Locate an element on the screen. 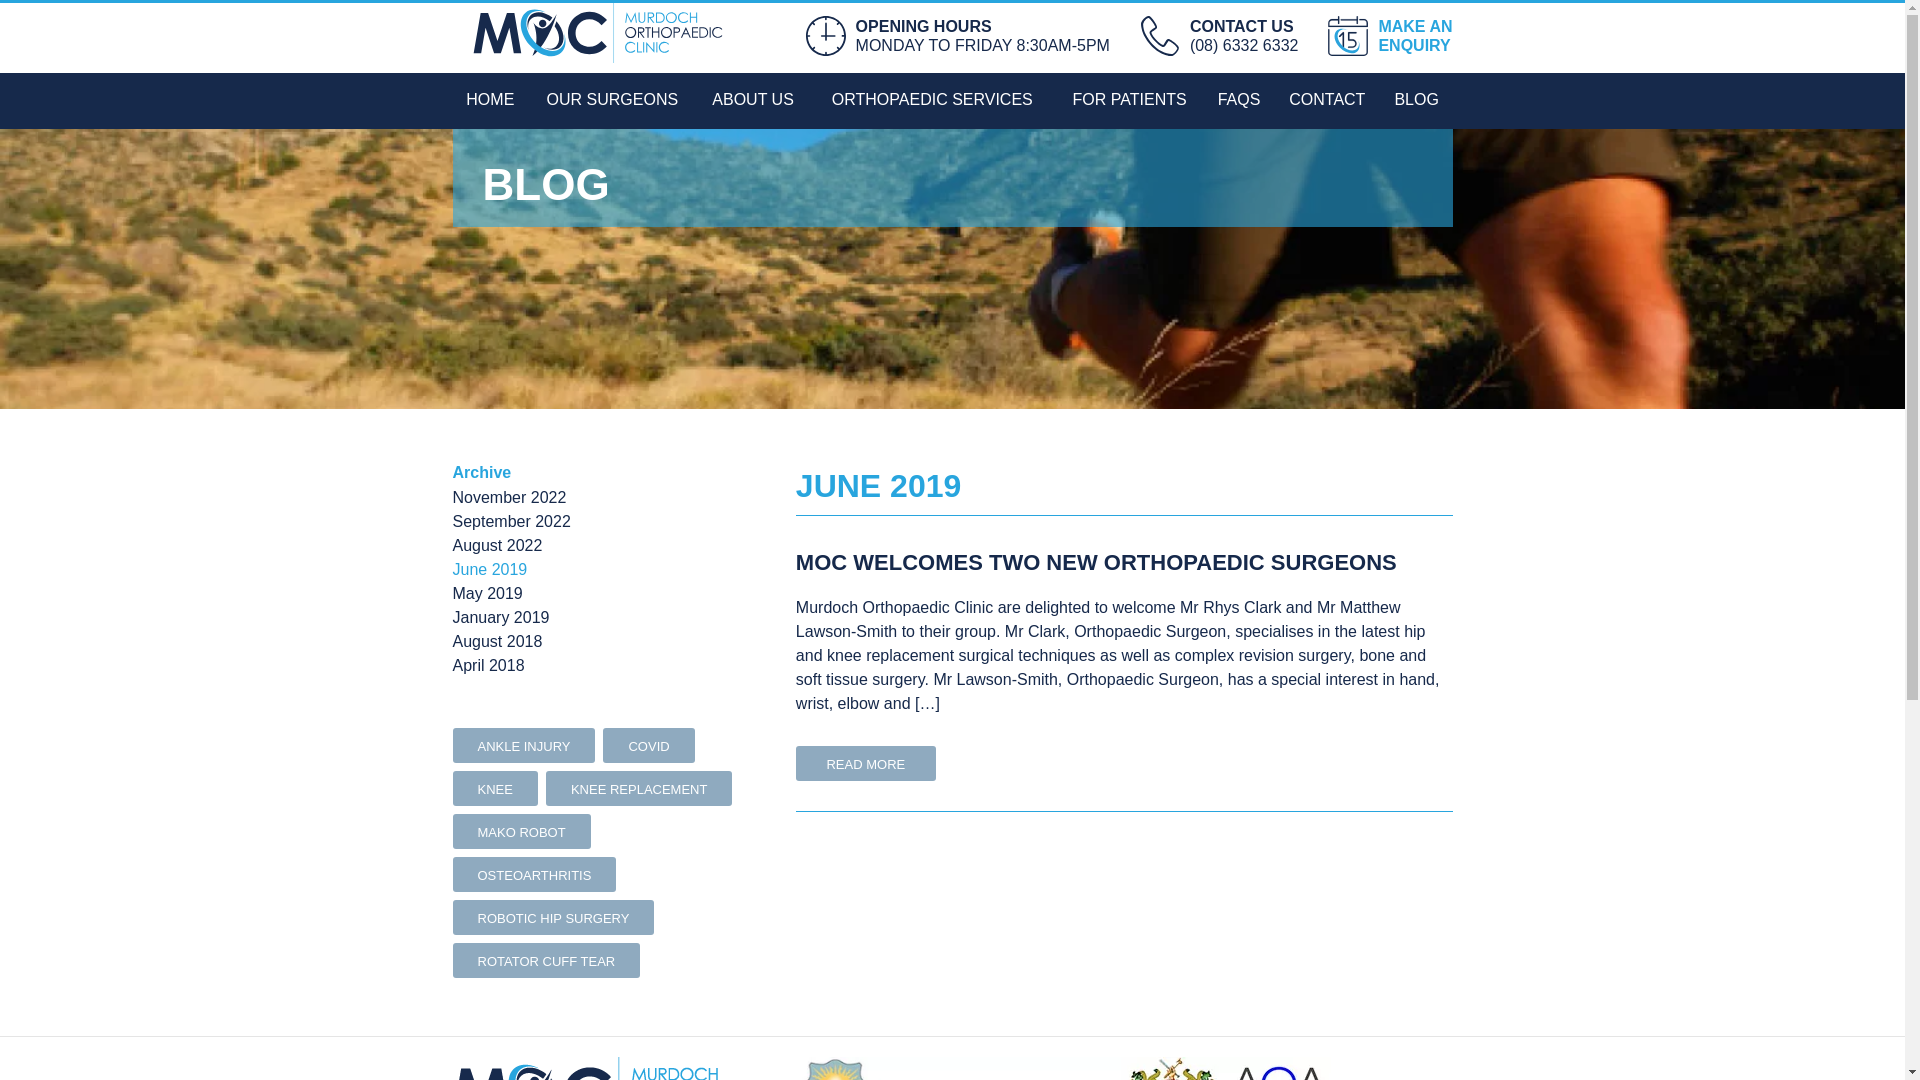 This screenshot has width=1920, height=1080. 'COVID' is located at coordinates (602, 745).